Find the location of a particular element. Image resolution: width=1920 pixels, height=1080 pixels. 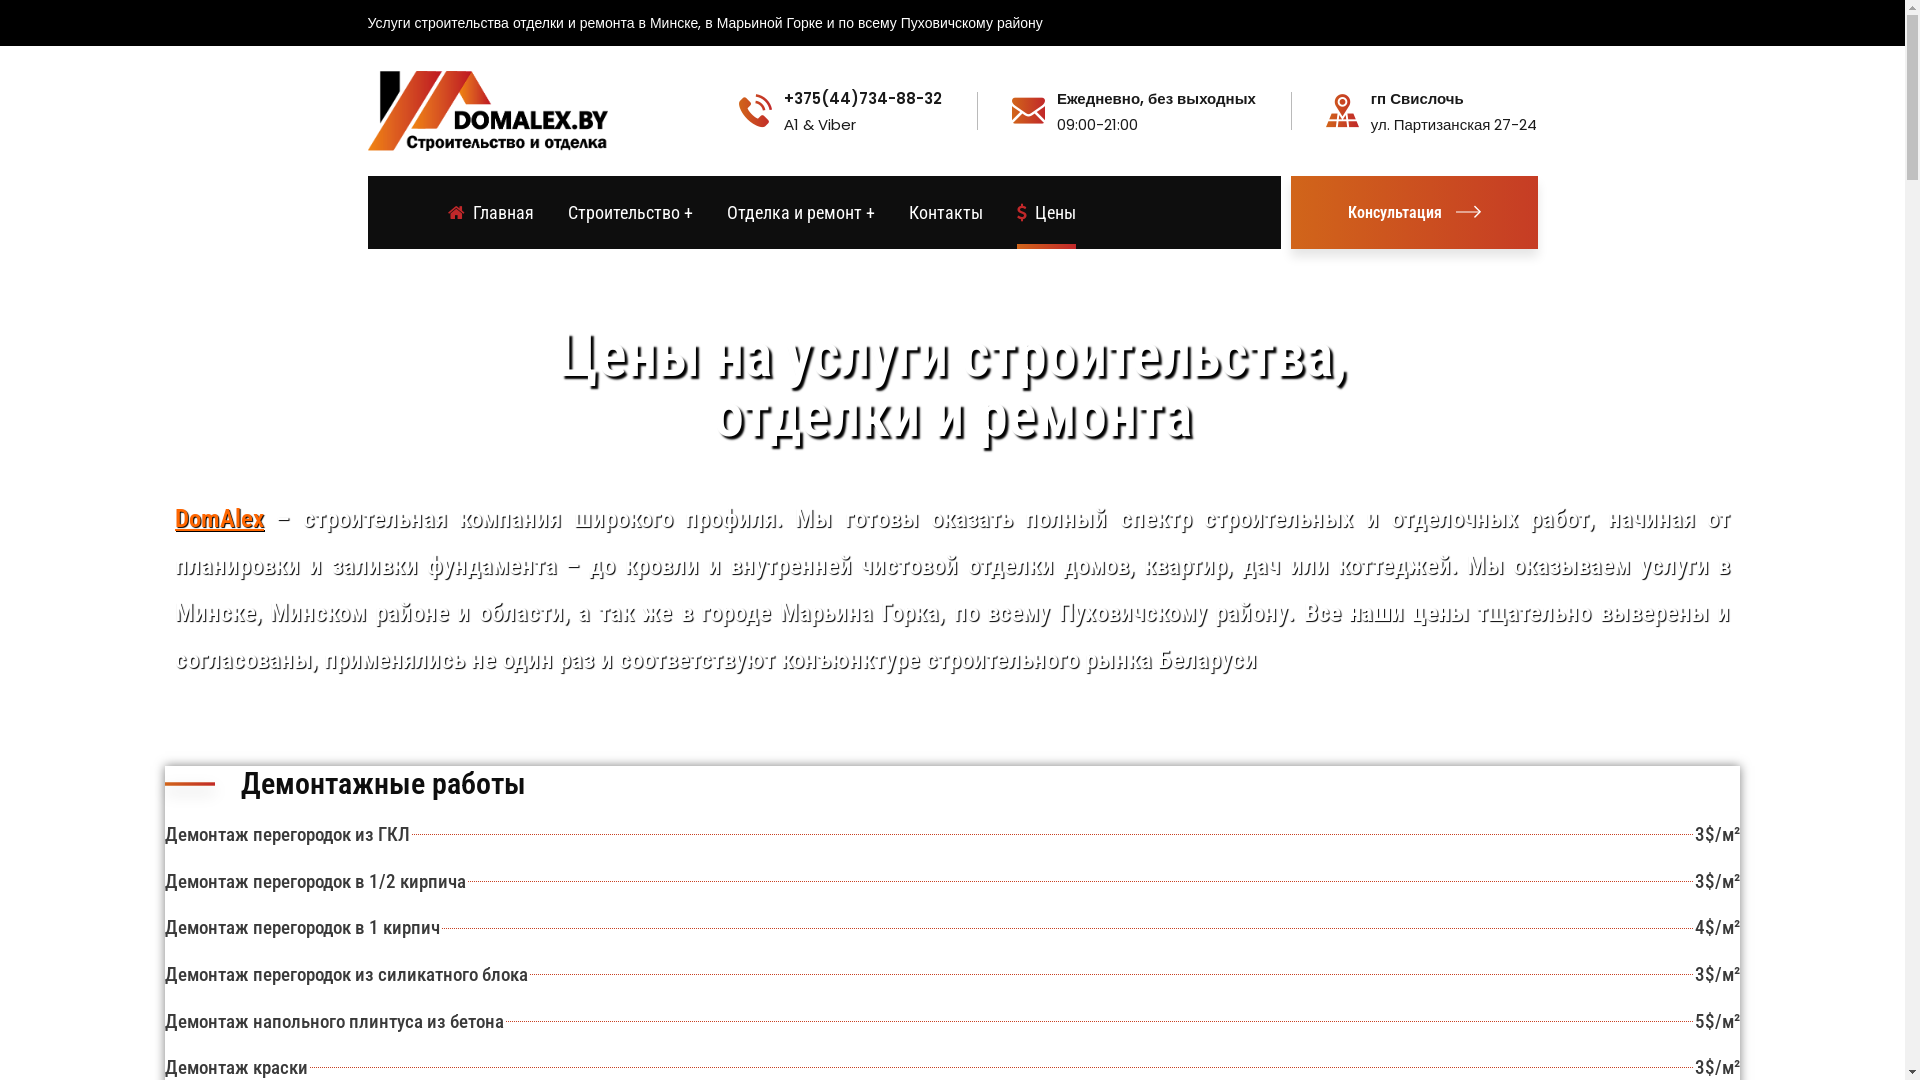

'DomAlex' is located at coordinates (219, 517).